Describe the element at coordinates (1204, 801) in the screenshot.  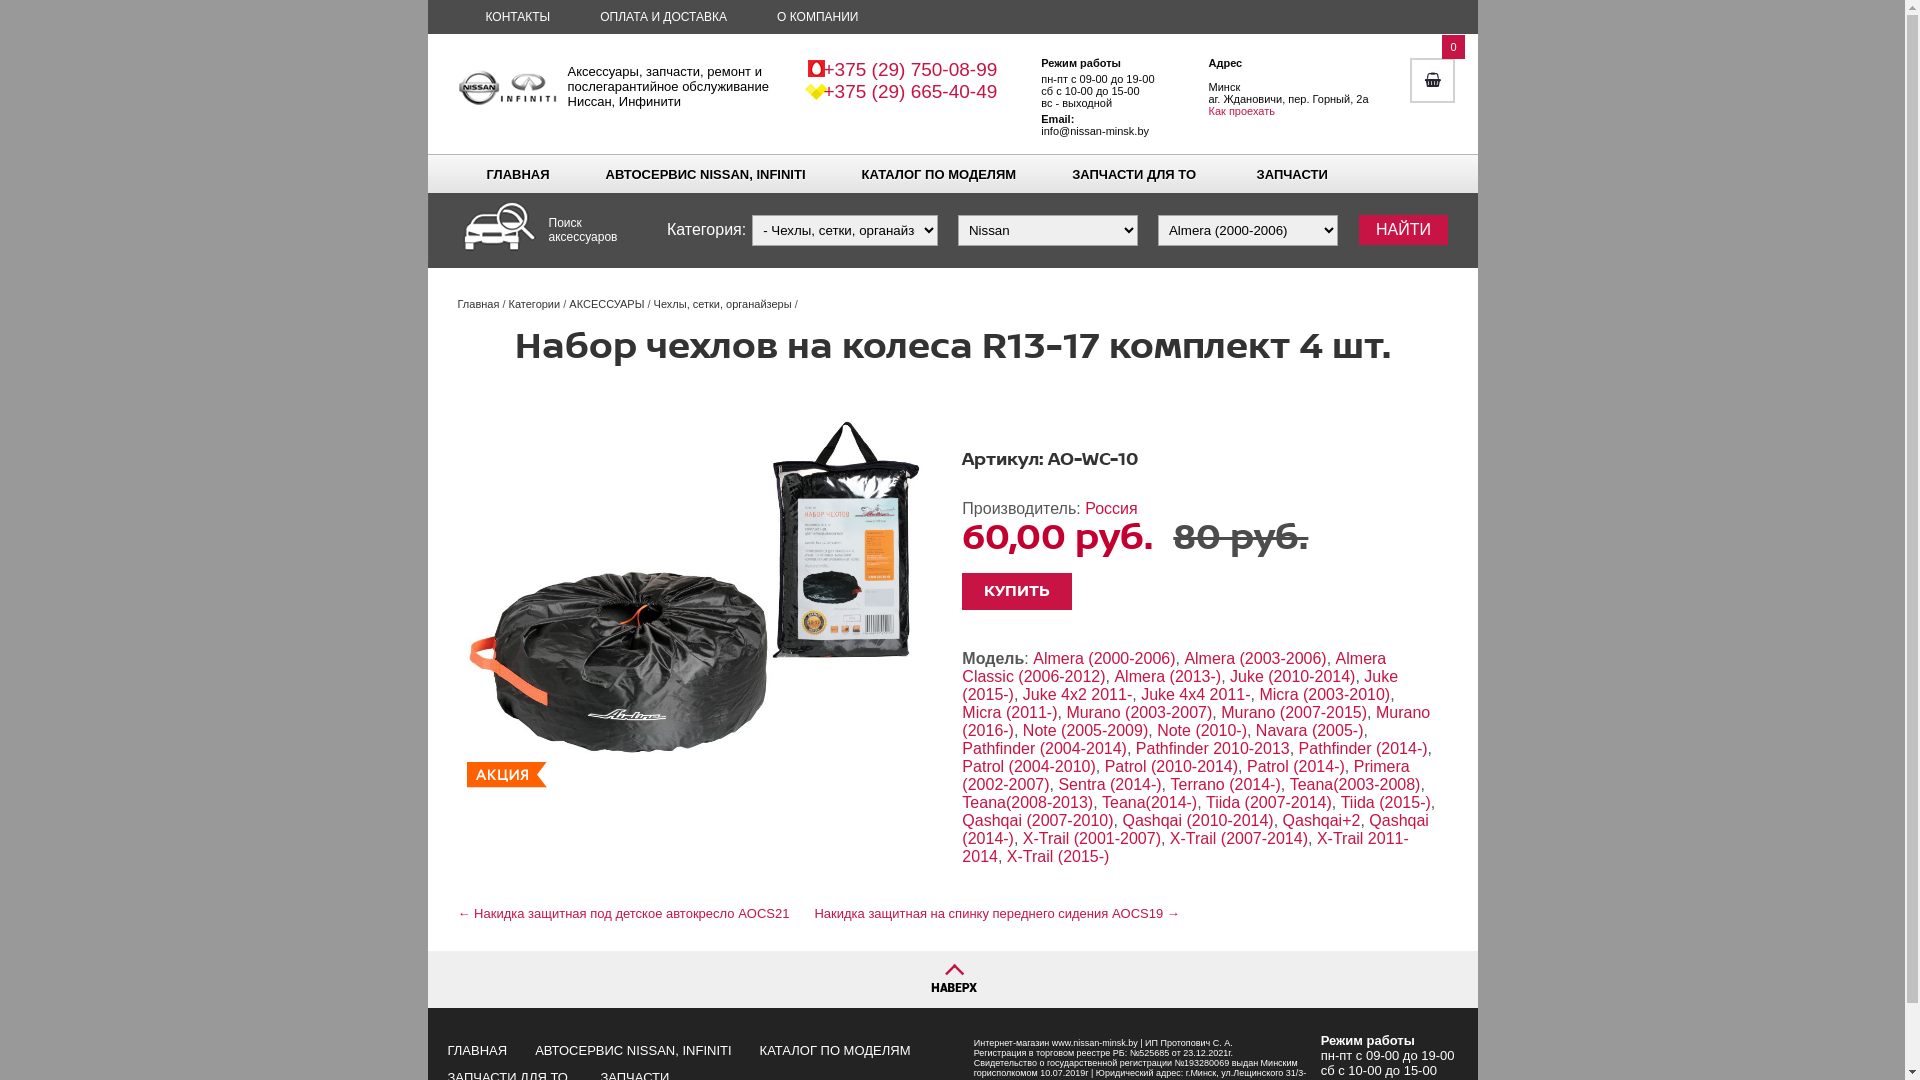
I see `'Tiida (2007-2014)'` at that location.